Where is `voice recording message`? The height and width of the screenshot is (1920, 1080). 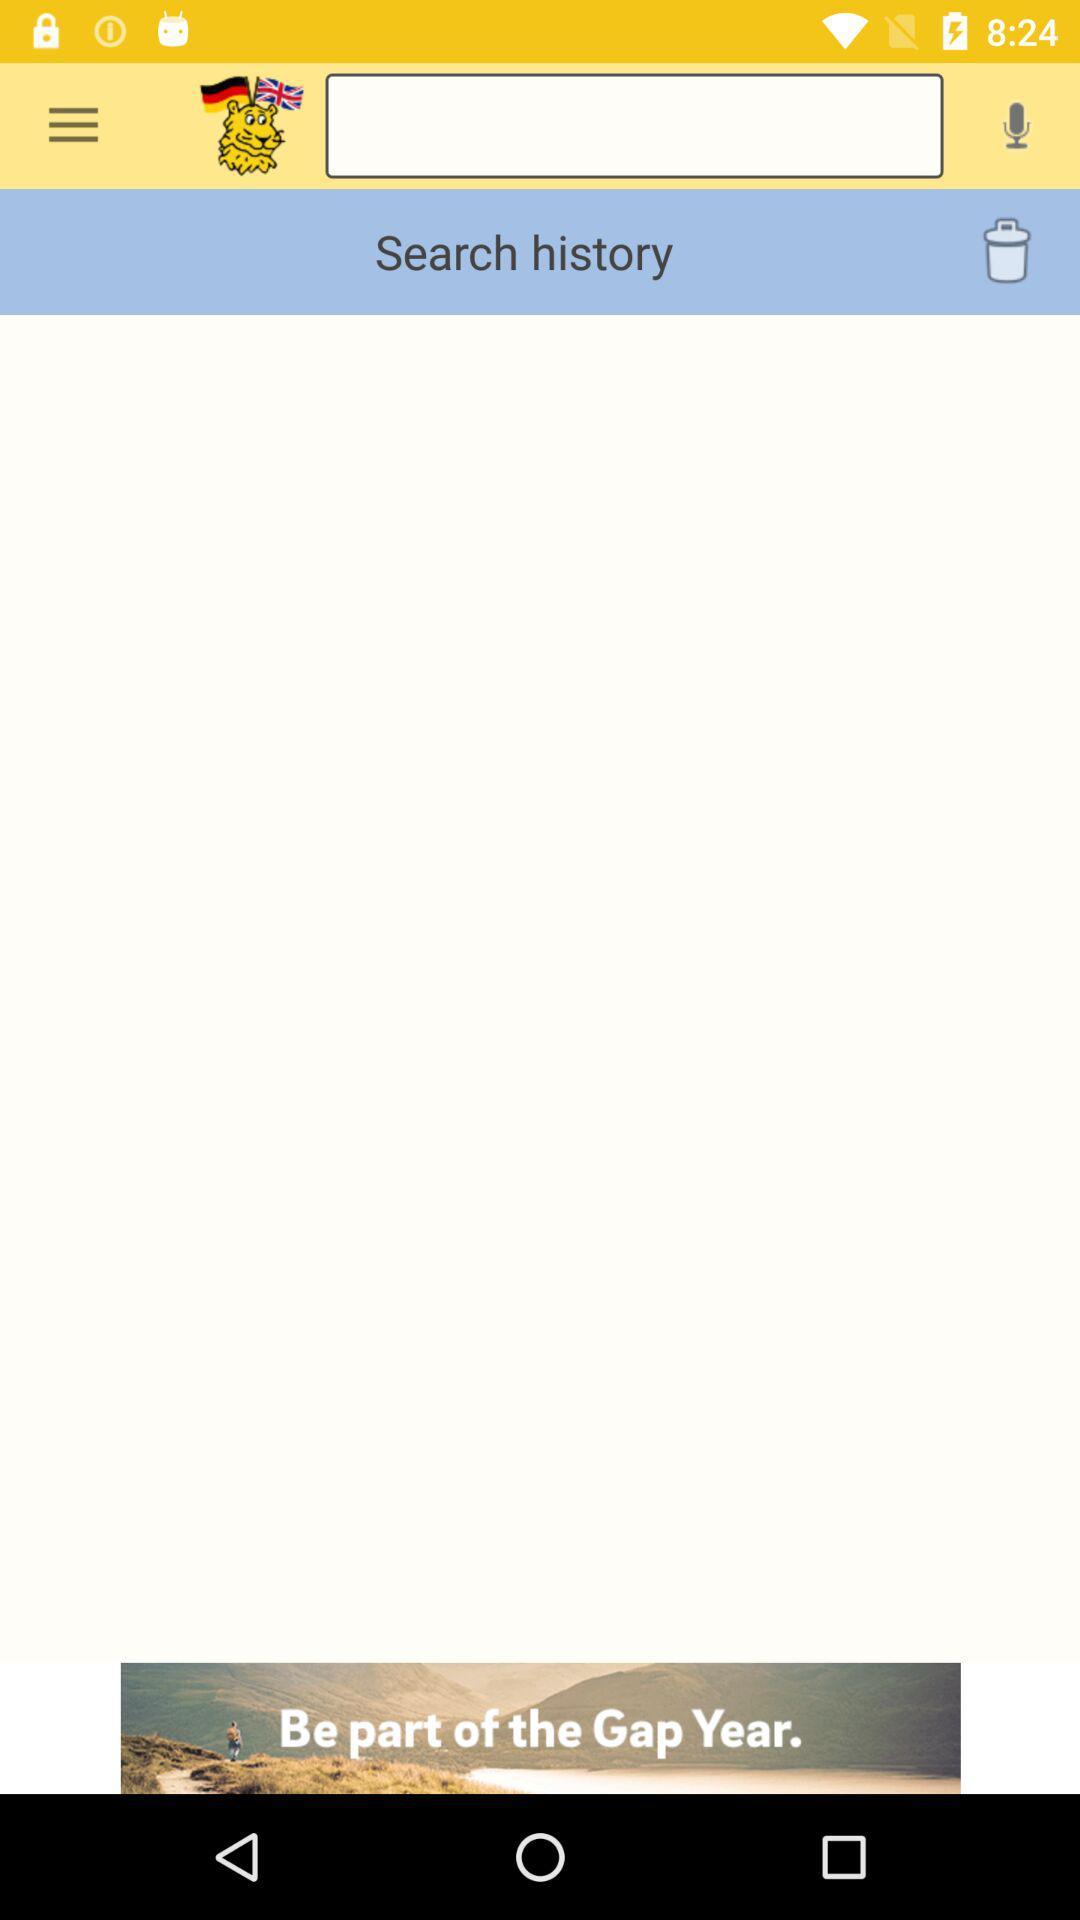
voice recording message is located at coordinates (1016, 124).